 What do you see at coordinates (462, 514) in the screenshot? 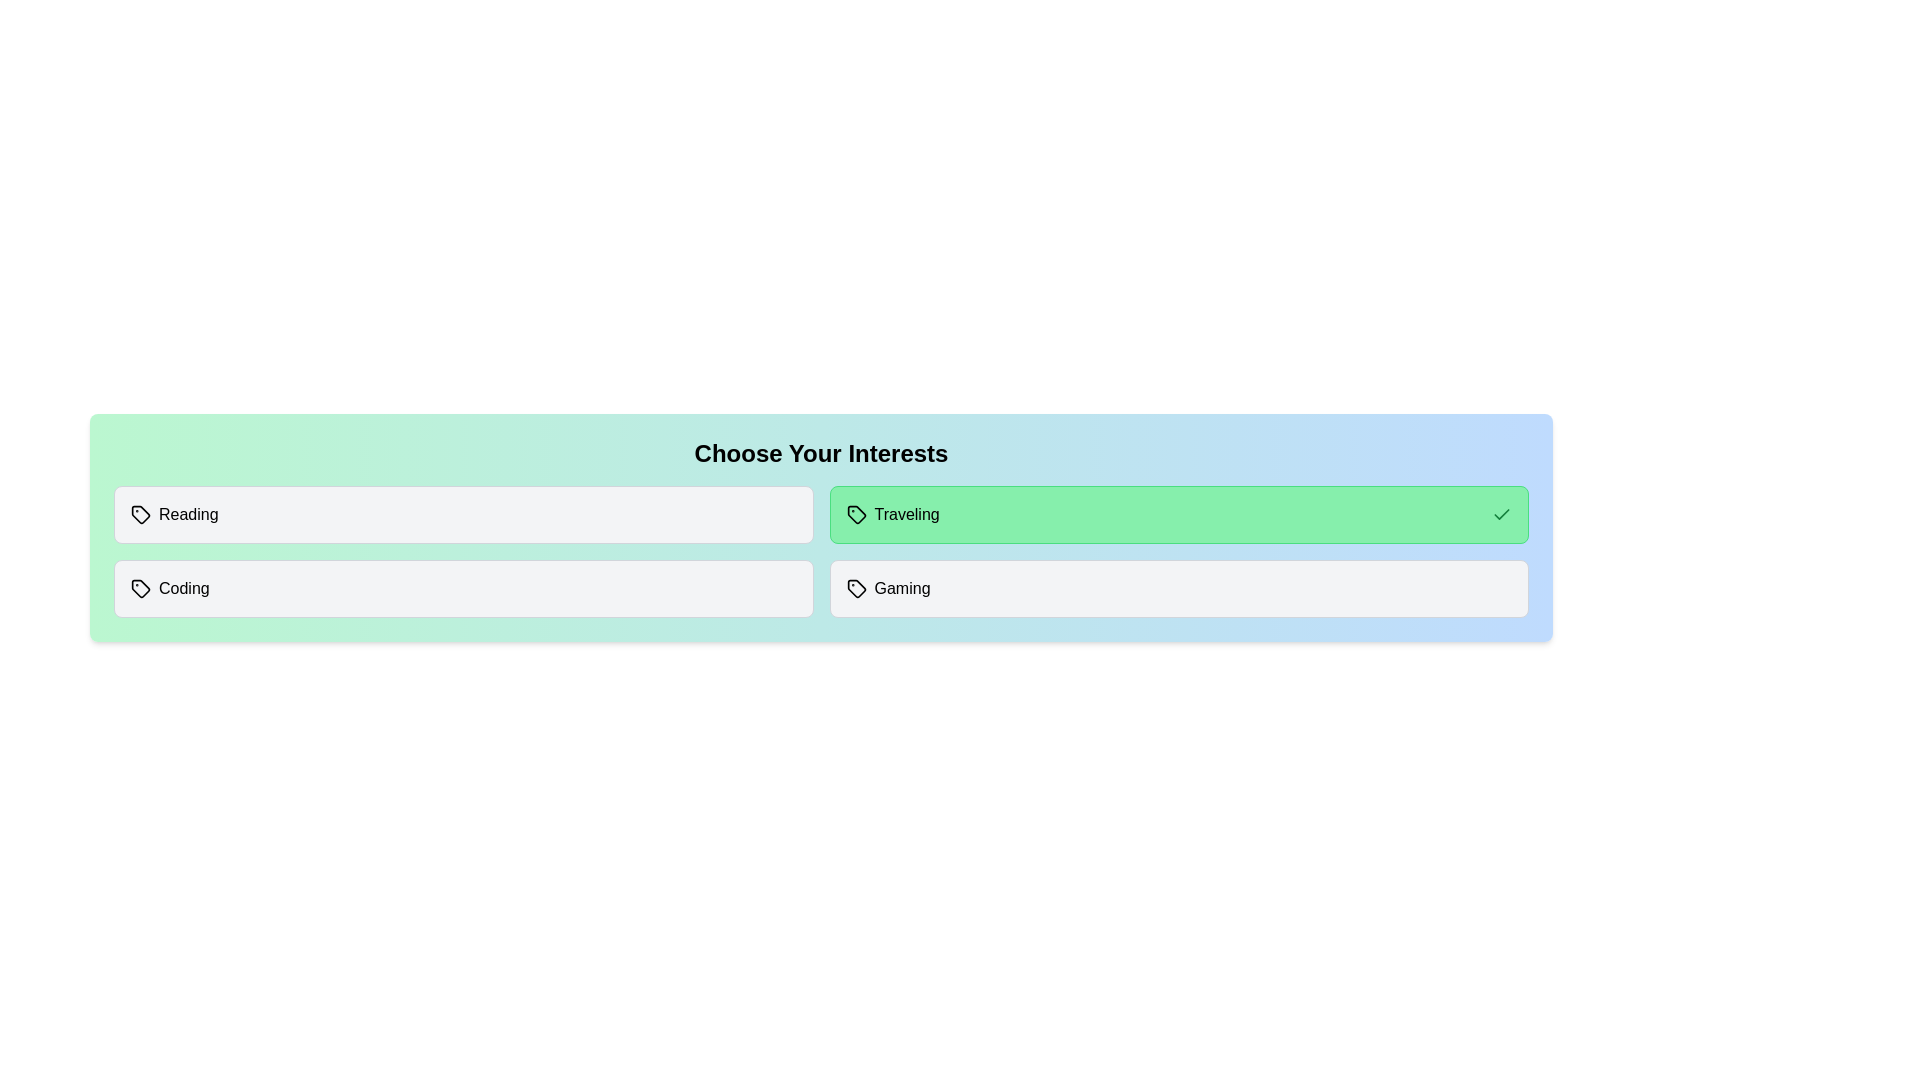
I see `the interest button labeled Reading` at bounding box center [462, 514].